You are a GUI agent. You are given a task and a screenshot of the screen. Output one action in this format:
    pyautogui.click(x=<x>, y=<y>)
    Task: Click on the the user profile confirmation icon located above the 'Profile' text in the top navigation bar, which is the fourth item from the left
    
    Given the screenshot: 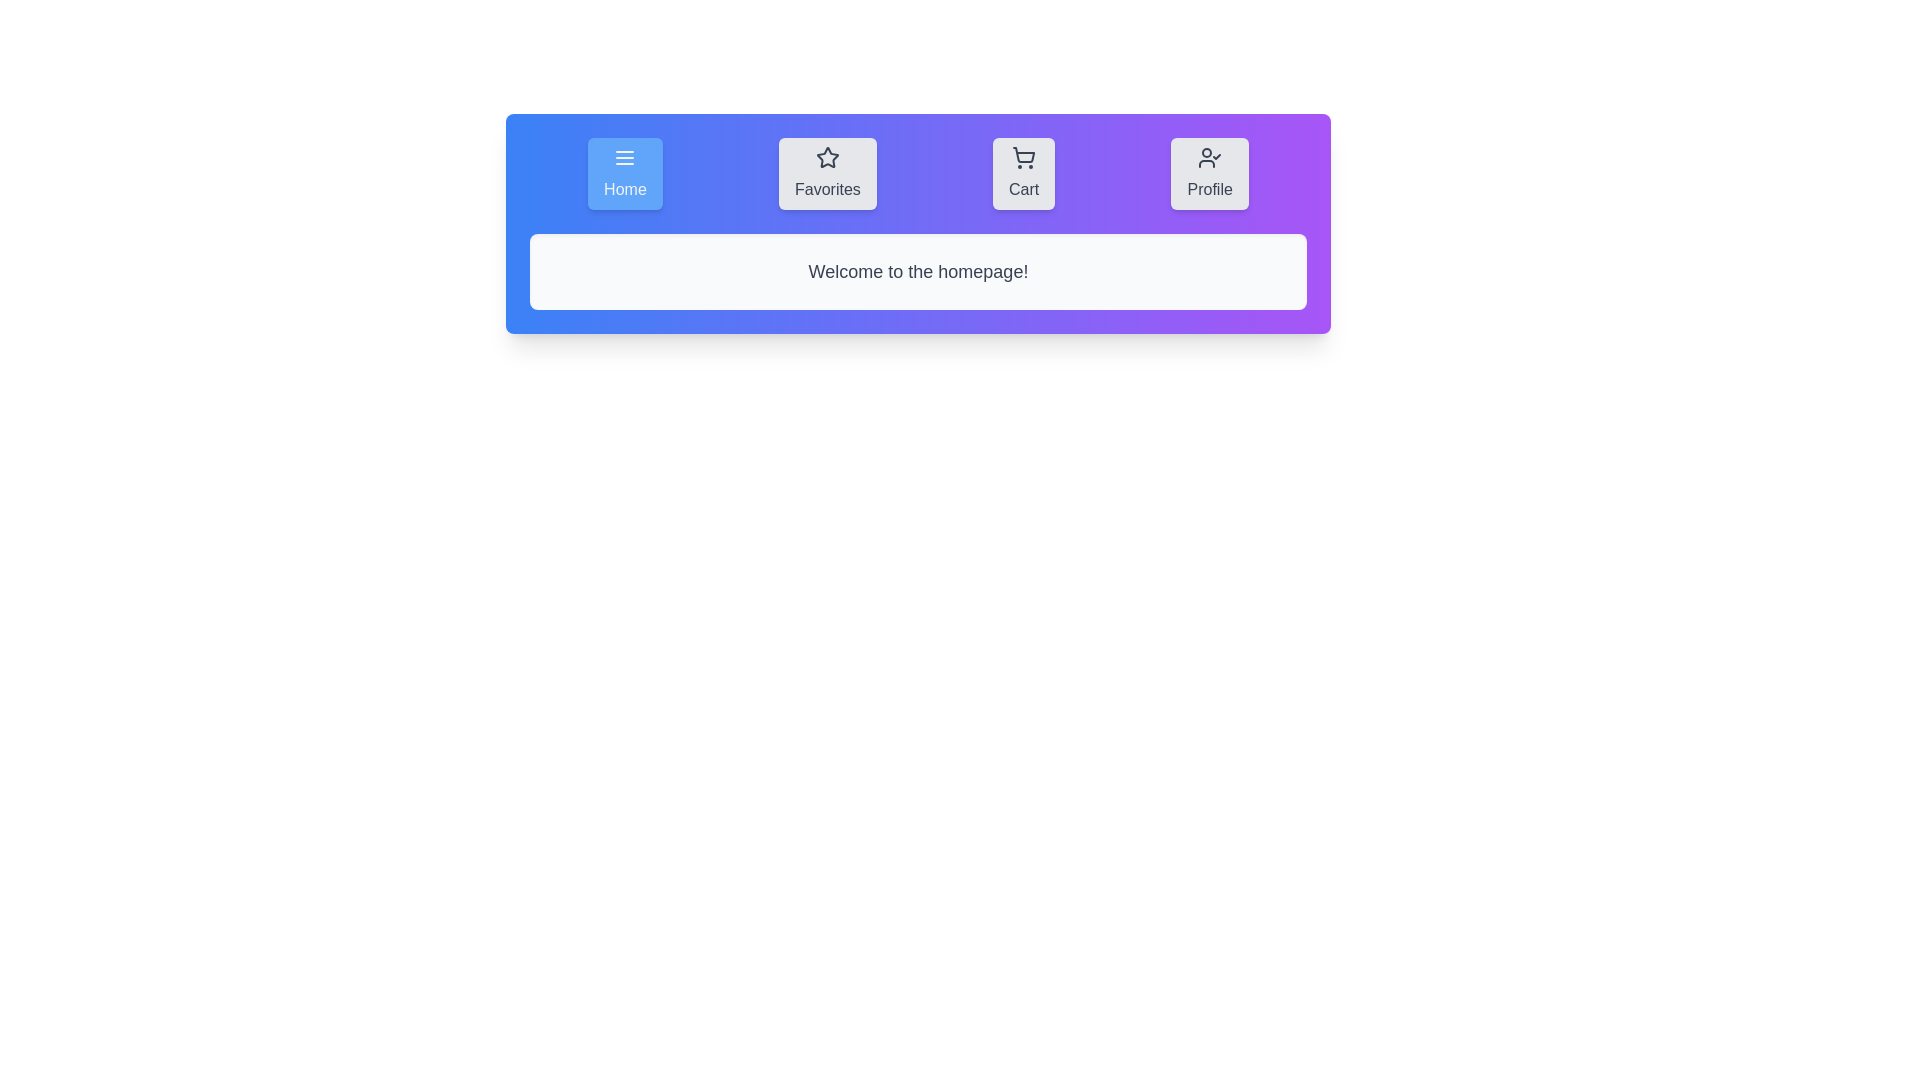 What is the action you would take?
    pyautogui.click(x=1209, y=157)
    